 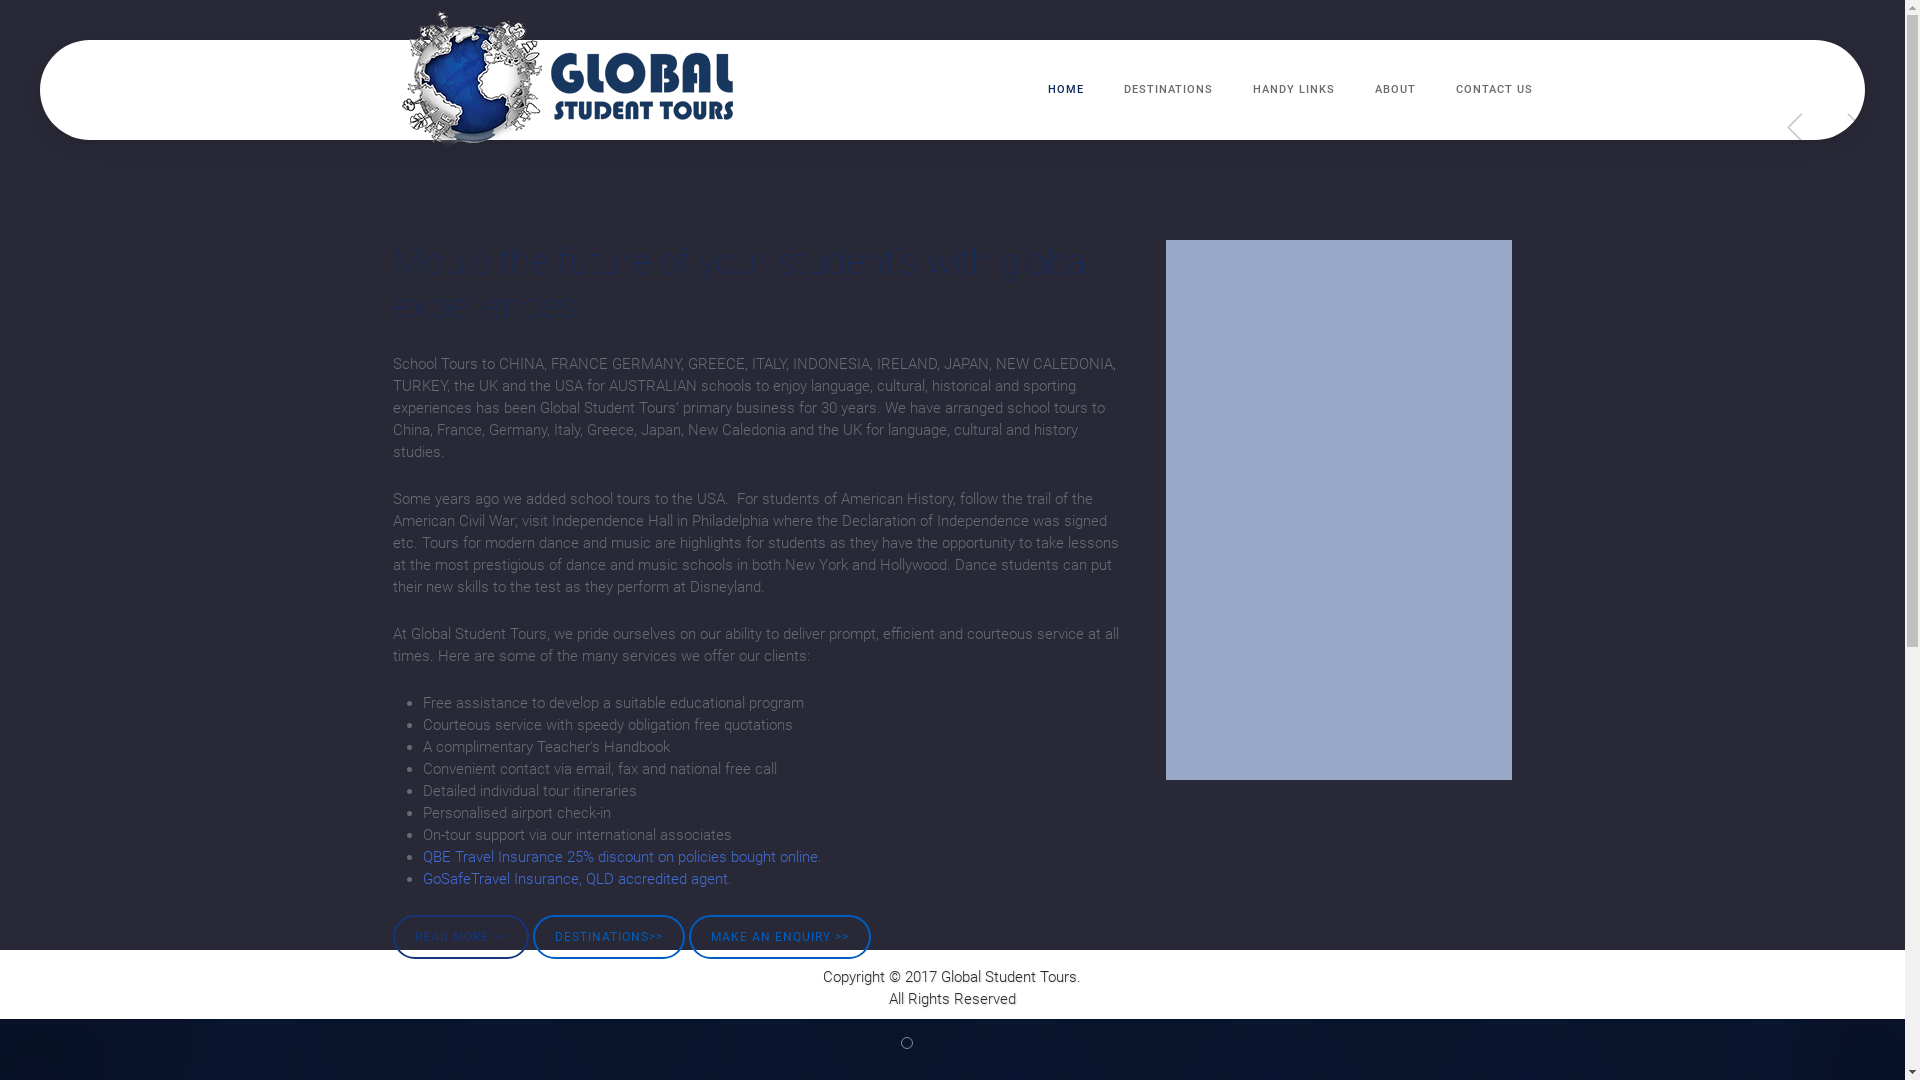 What do you see at coordinates (1494, 88) in the screenshot?
I see `'CONTACT US'` at bounding box center [1494, 88].